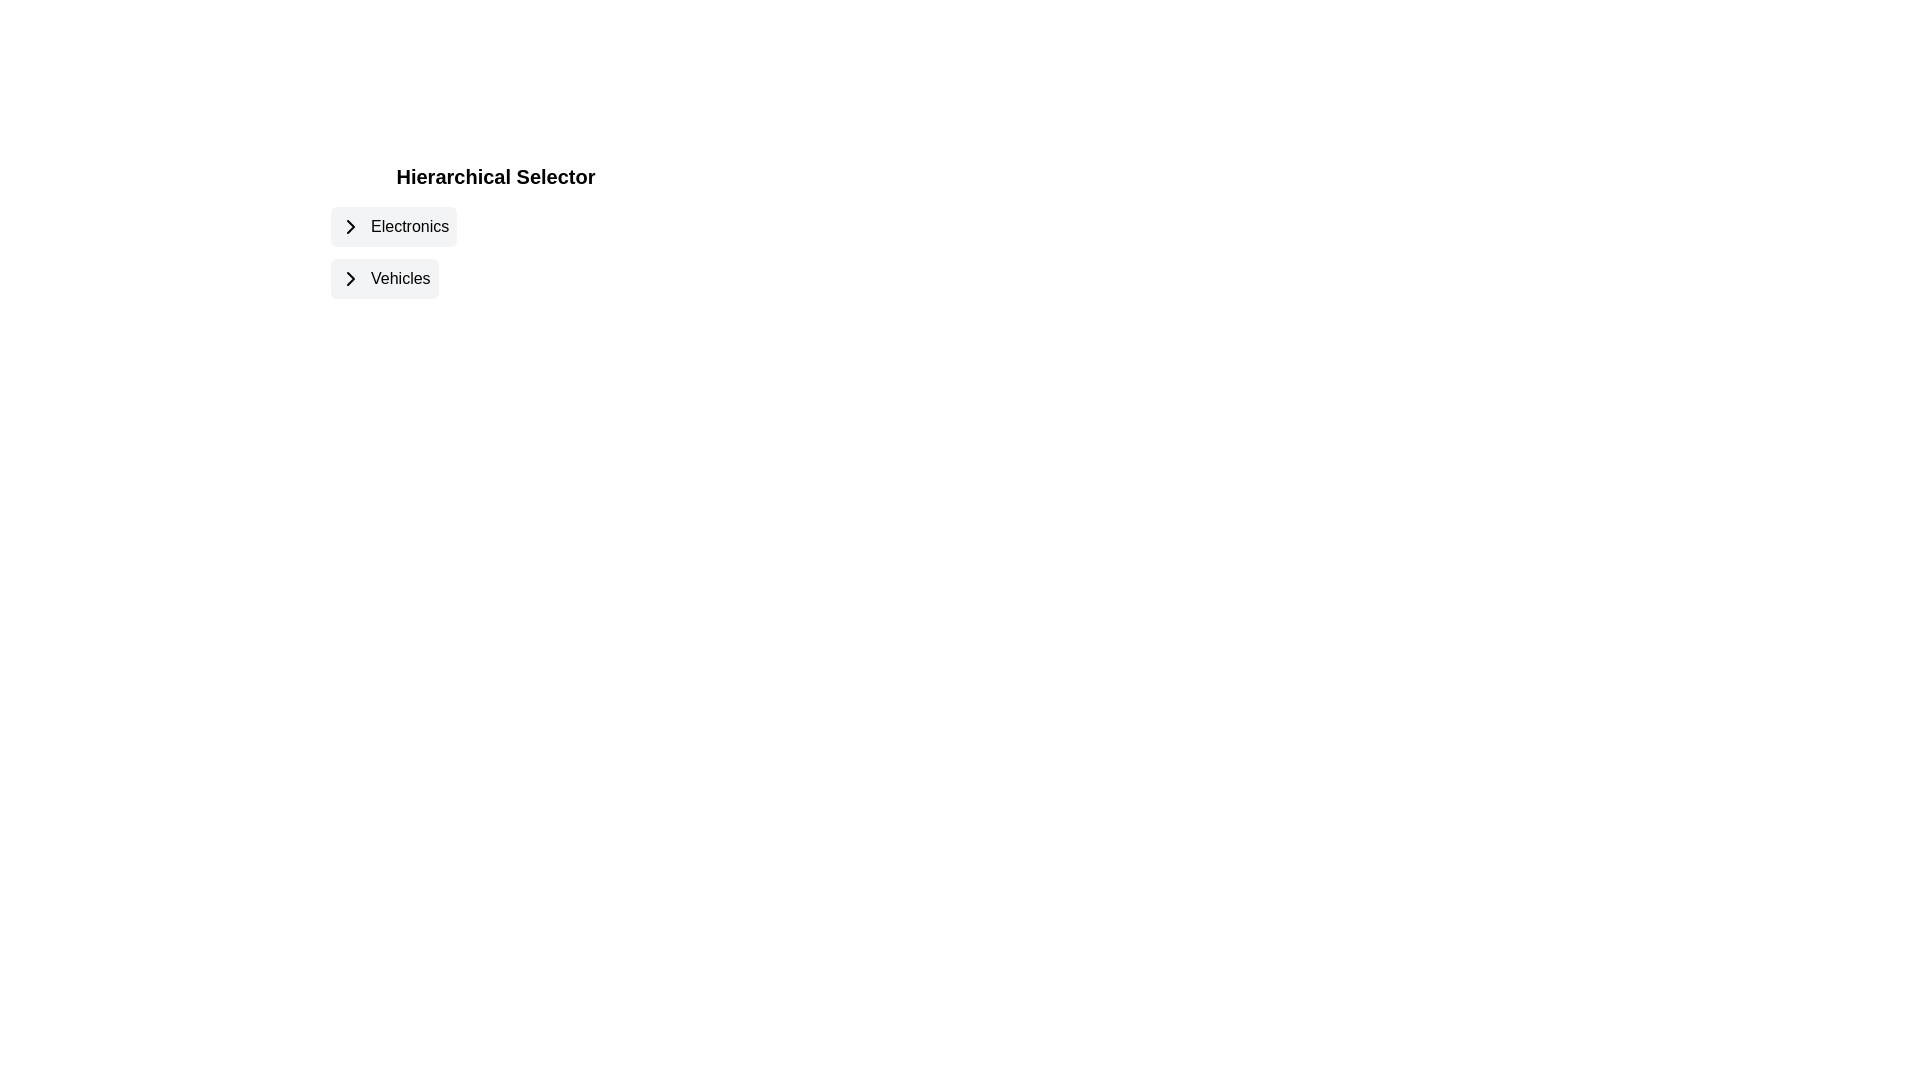 This screenshot has height=1080, width=1920. What do you see at coordinates (384, 278) in the screenshot?
I see `the 'Vehicles' category button, which is the second item in a vertically stacked list of selectable categories, located below the 'Electronics' button` at bounding box center [384, 278].